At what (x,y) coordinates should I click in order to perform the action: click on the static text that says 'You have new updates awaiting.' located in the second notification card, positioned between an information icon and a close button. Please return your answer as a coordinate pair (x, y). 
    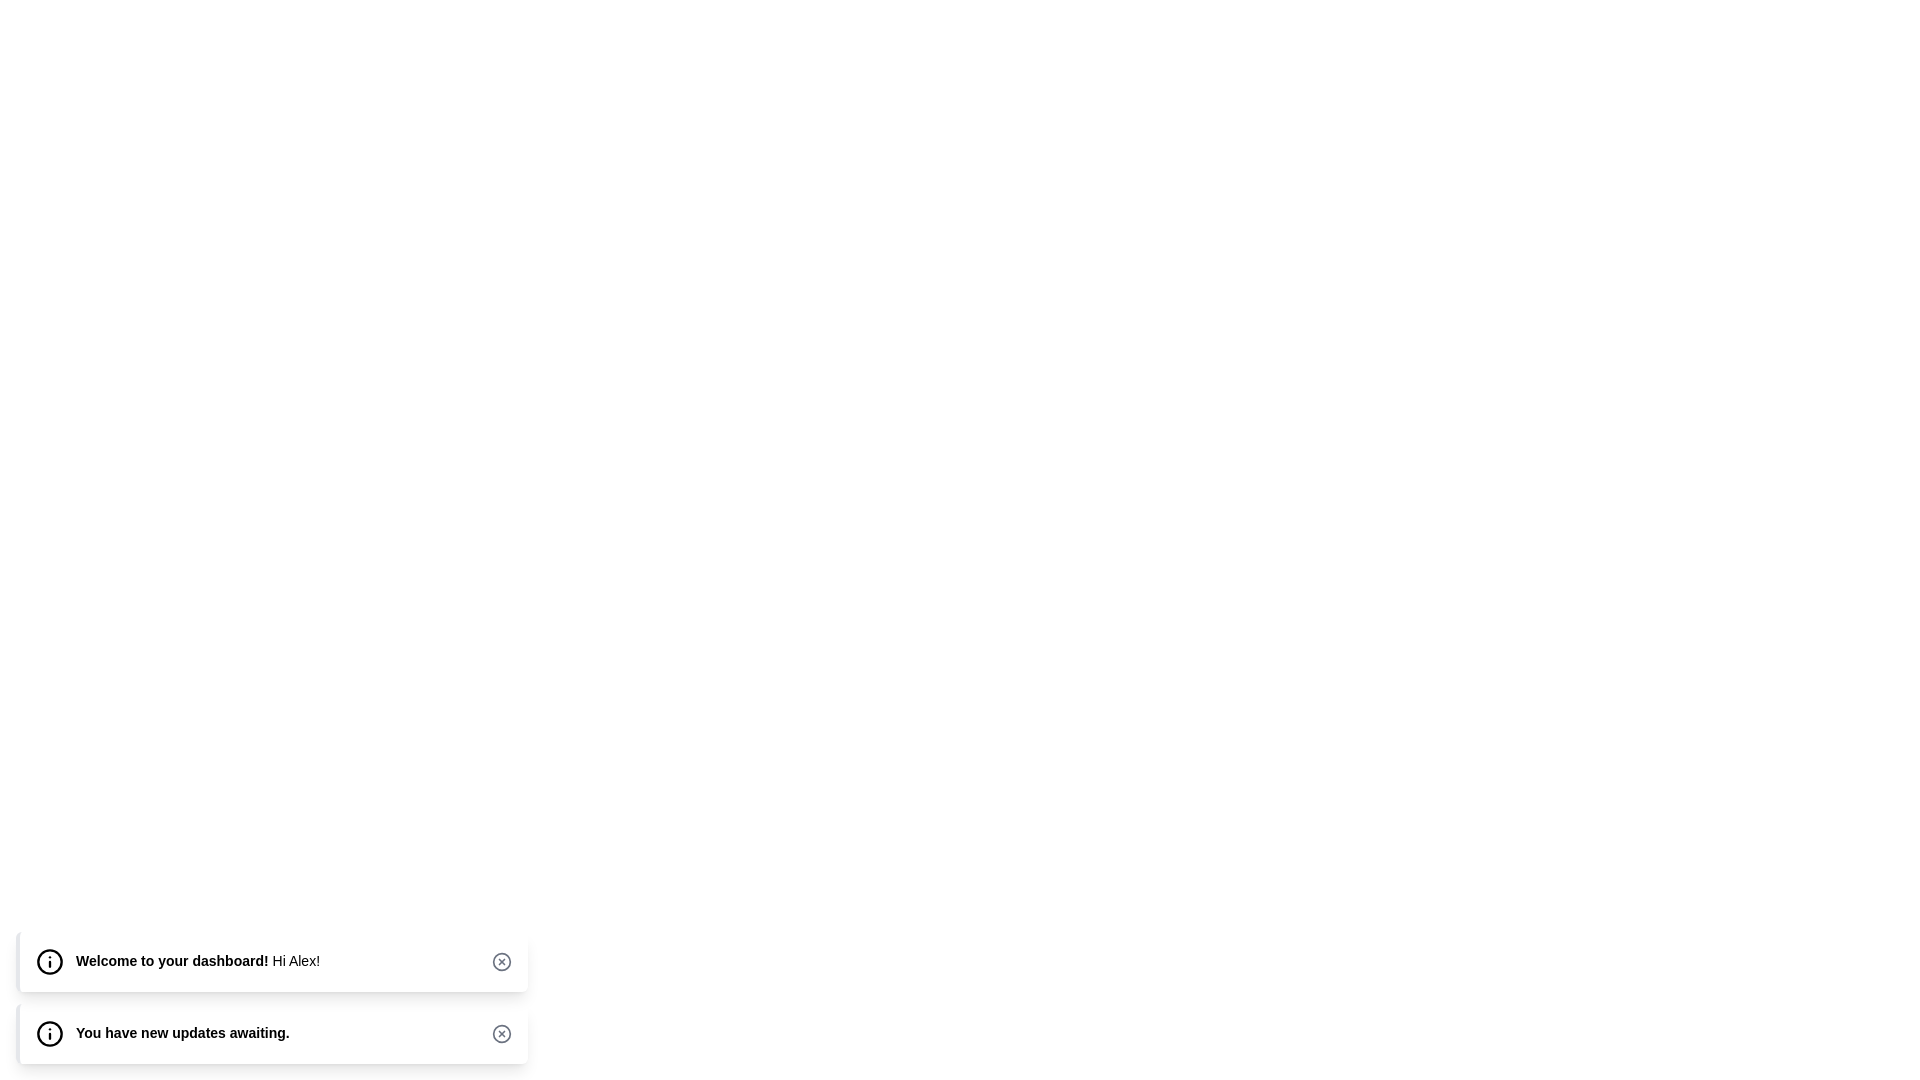
    Looking at the image, I should click on (182, 1033).